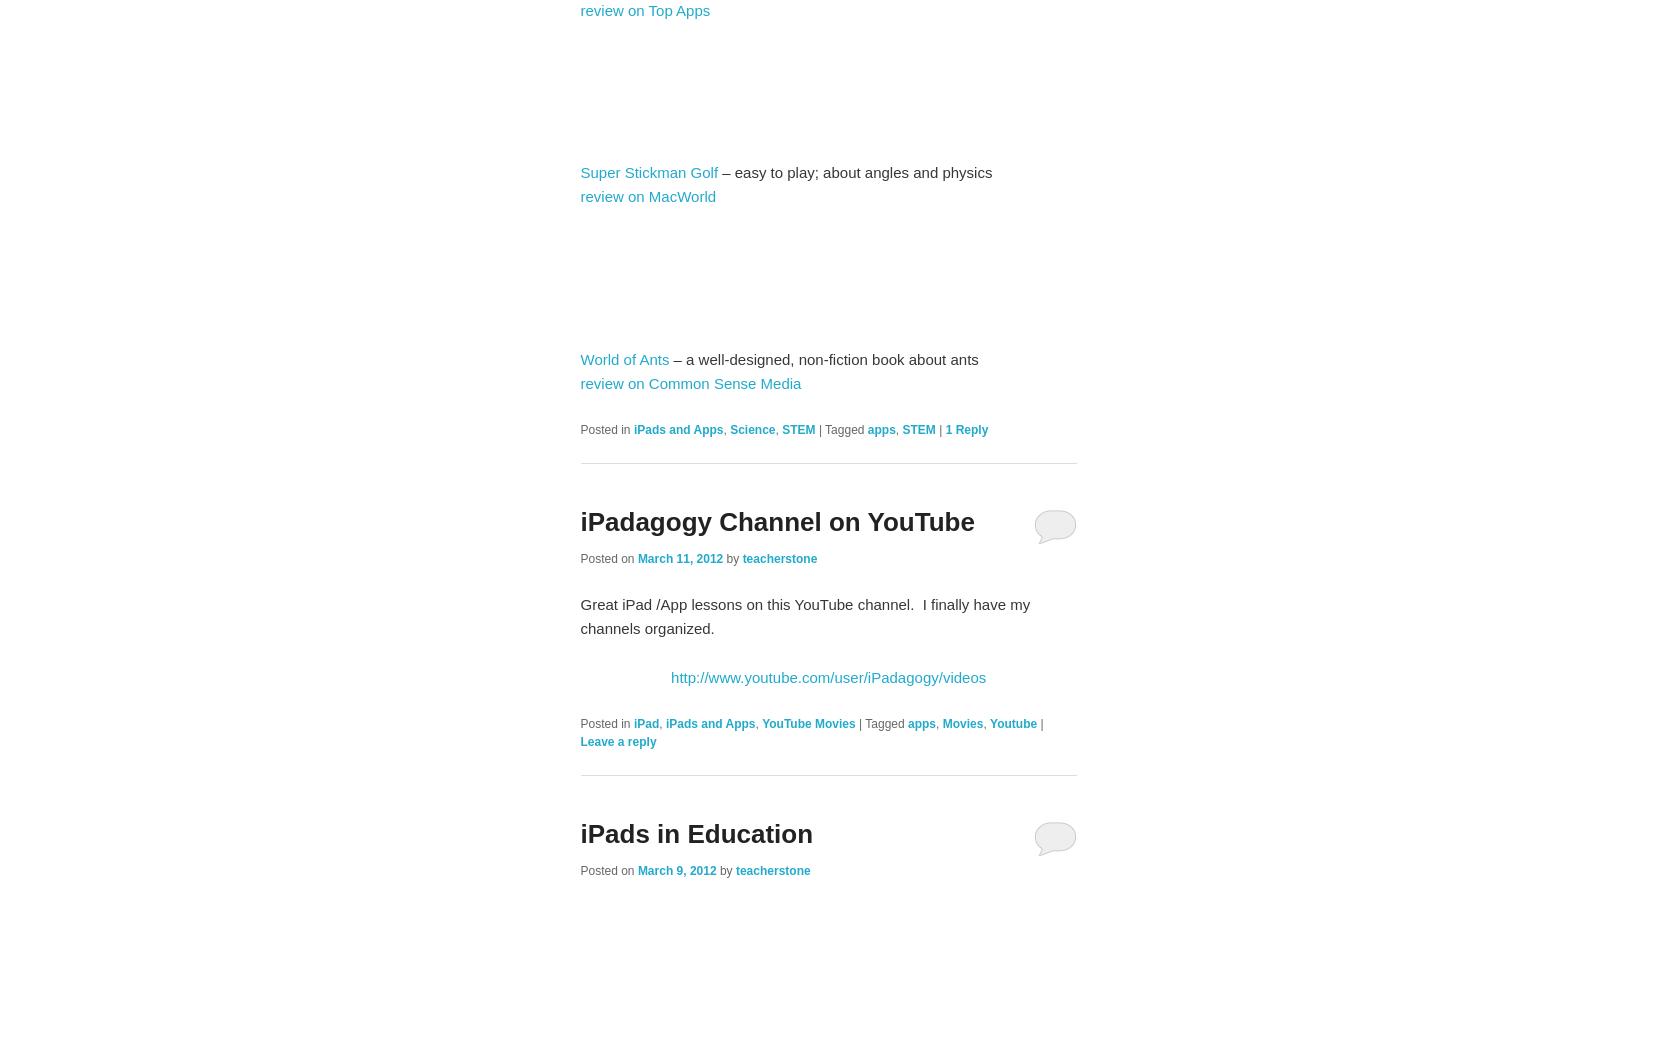  What do you see at coordinates (1012, 722) in the screenshot?
I see `'Youtube'` at bounding box center [1012, 722].